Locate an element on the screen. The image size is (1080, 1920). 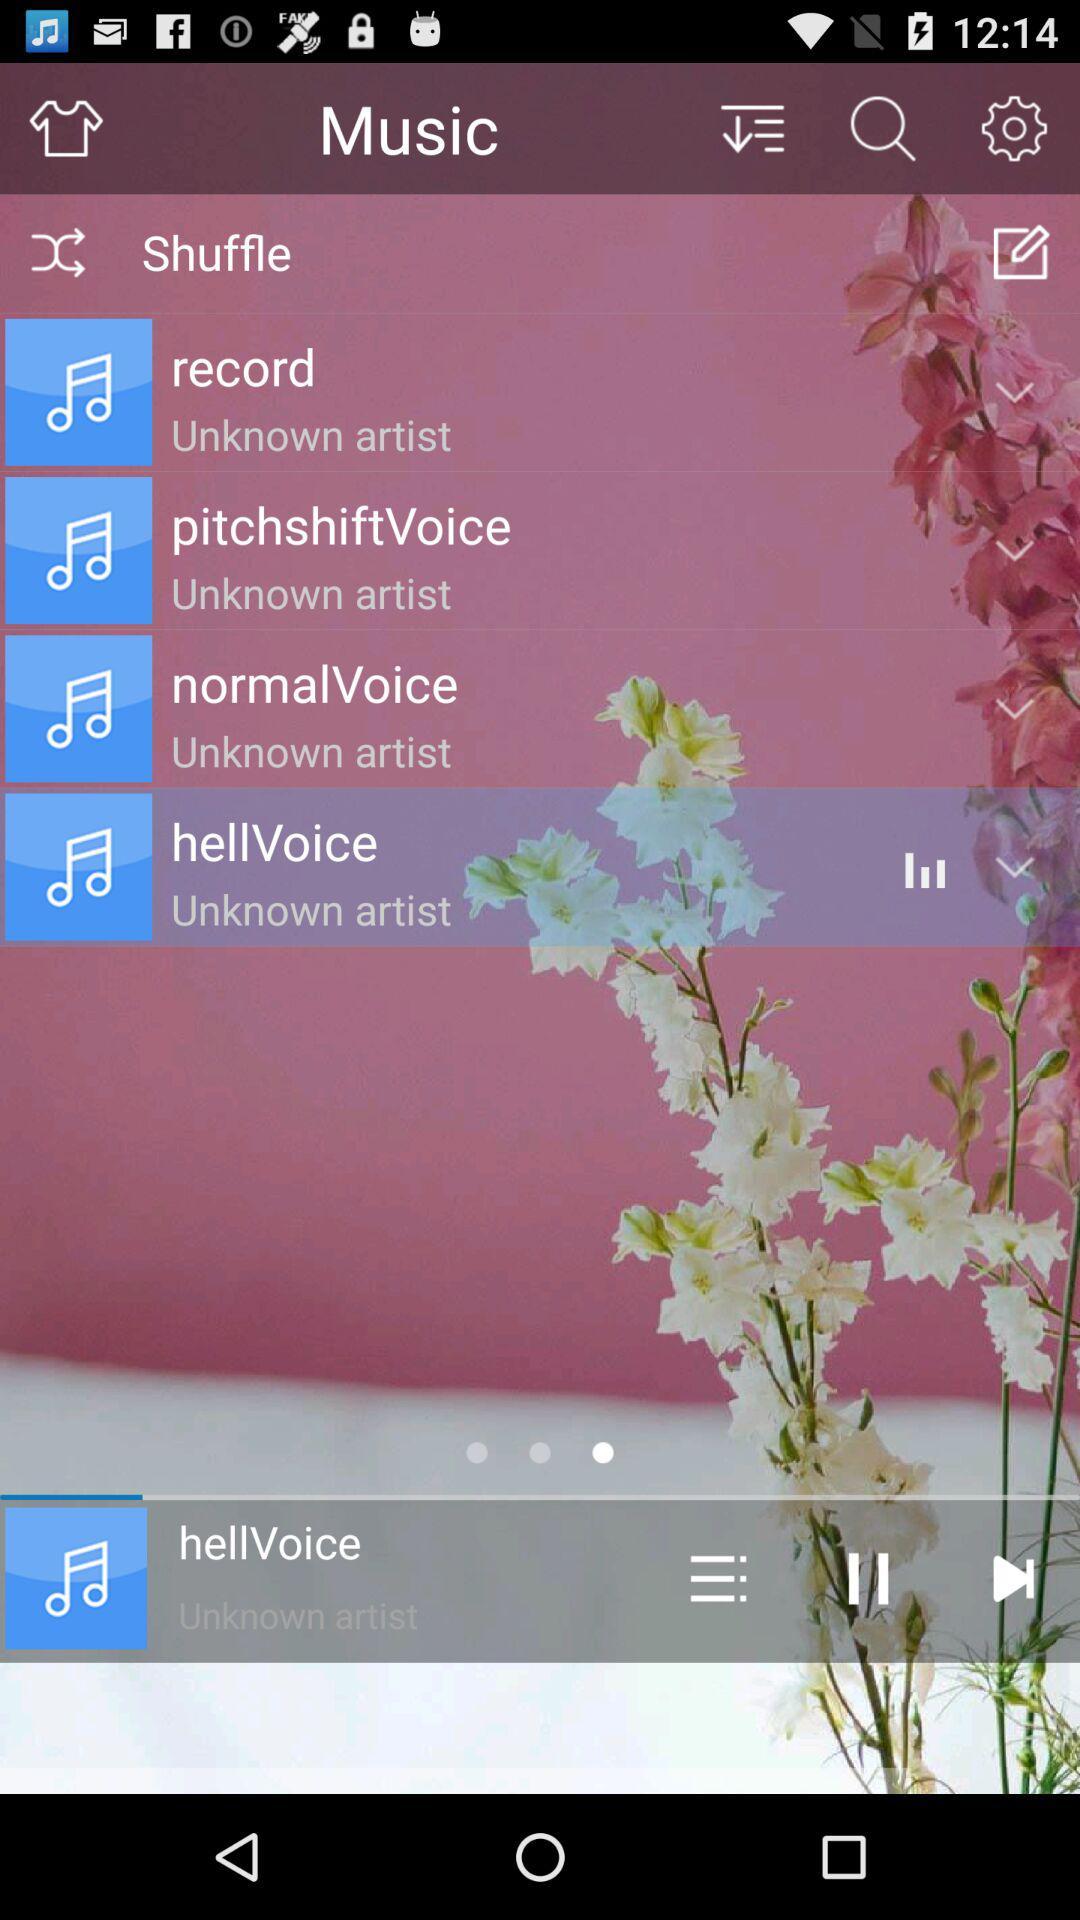
the filter_list icon is located at coordinates (751, 136).